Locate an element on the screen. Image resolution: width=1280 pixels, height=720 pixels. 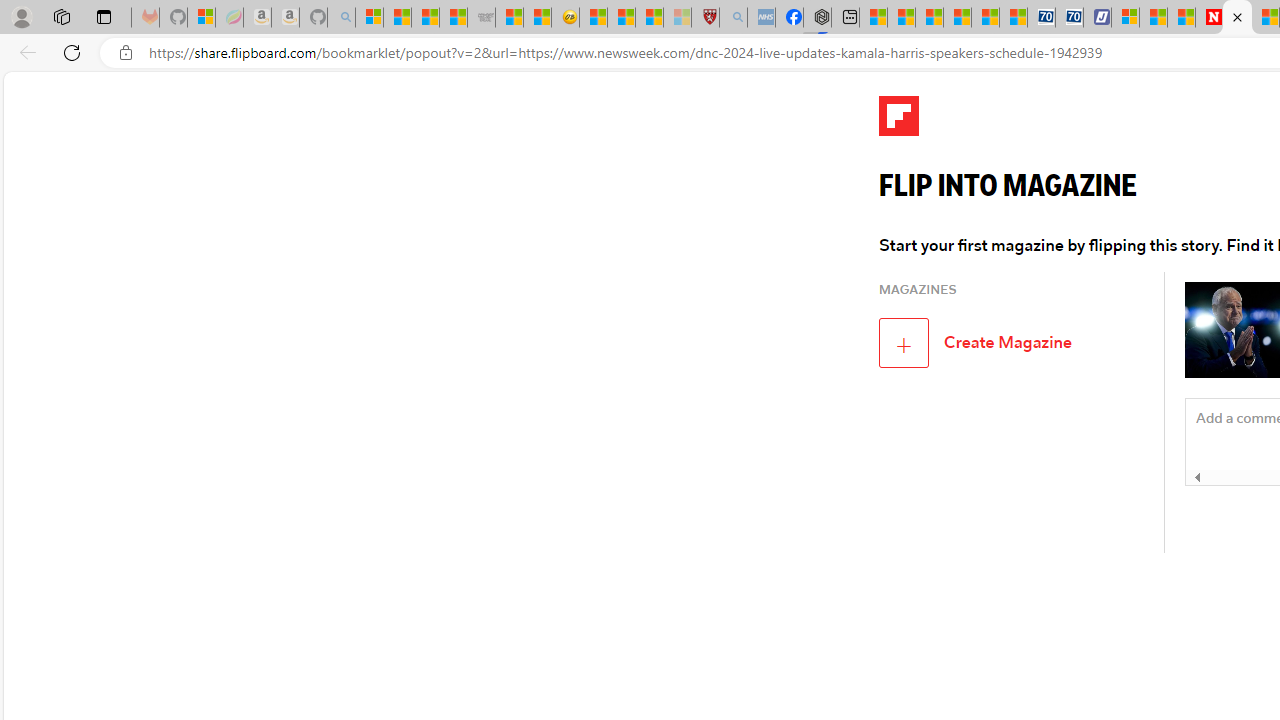
'Recipes - MSN' is located at coordinates (592, 17).